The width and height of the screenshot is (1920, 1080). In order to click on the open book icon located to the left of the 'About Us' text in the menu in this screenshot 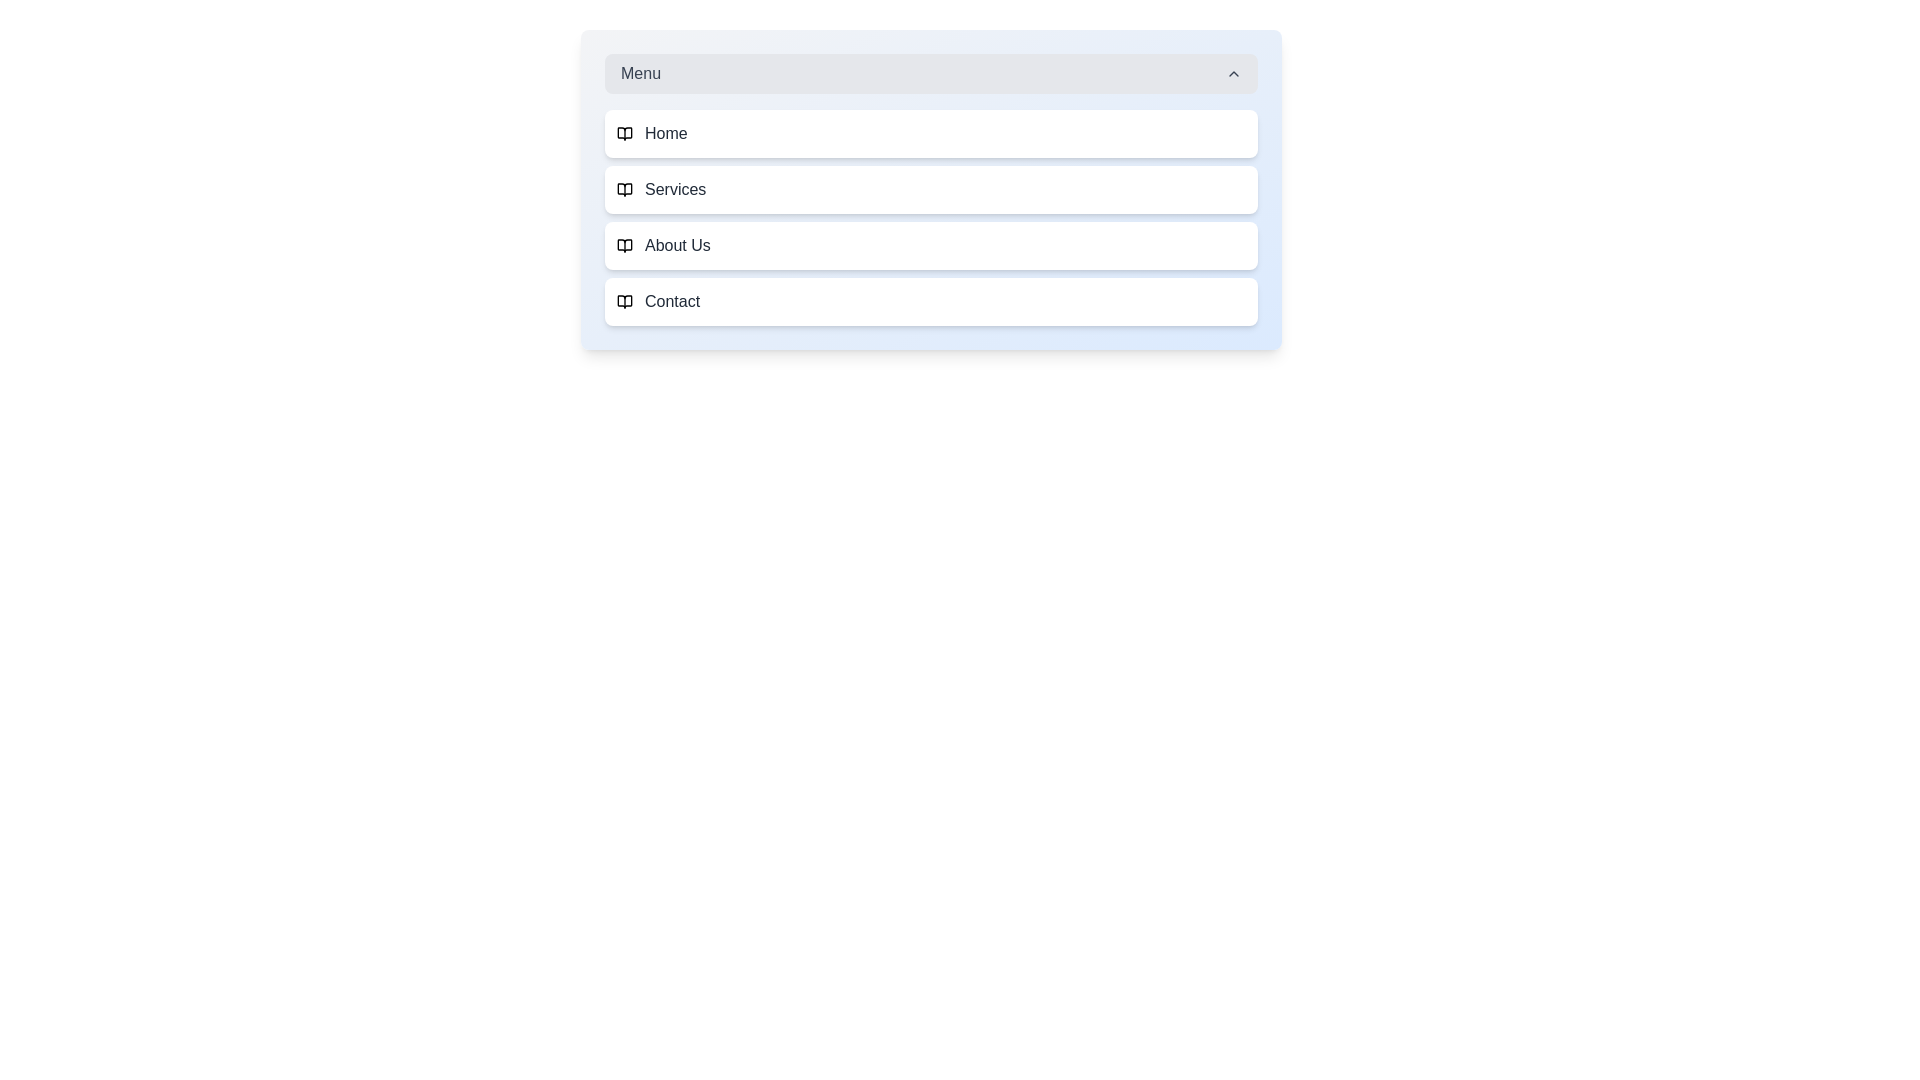, I will do `click(623, 245)`.